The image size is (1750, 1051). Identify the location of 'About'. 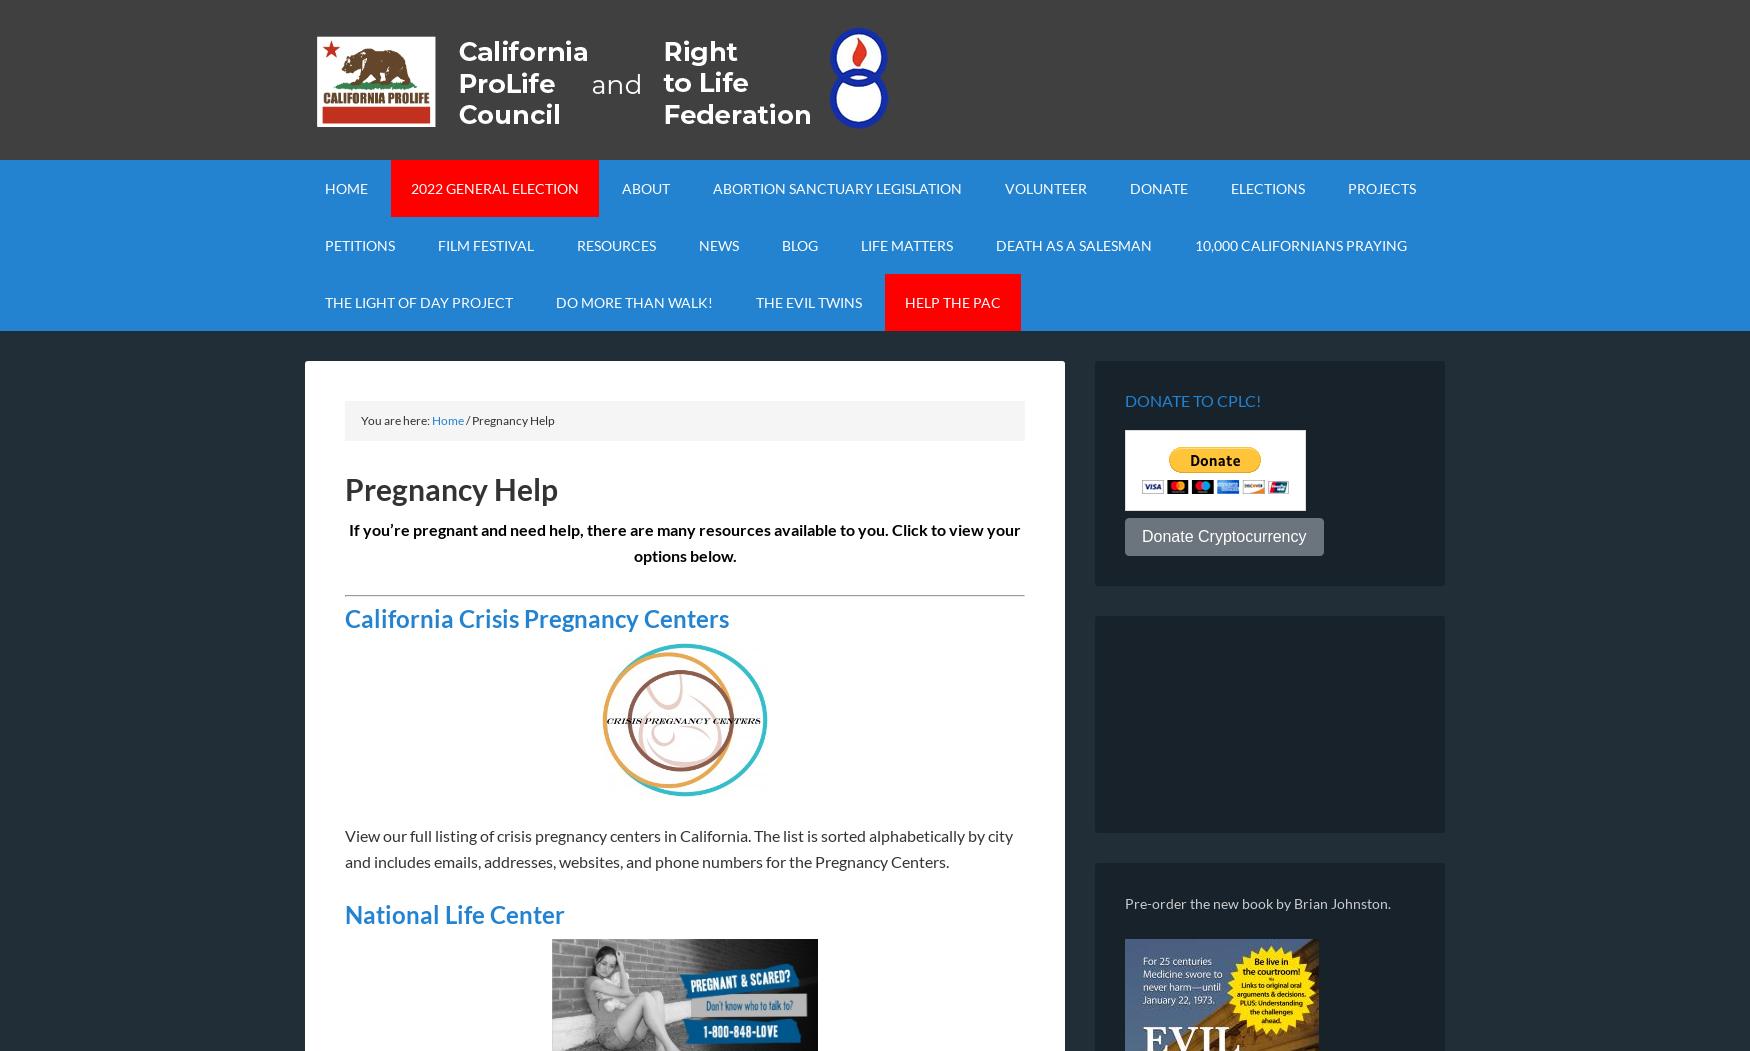
(644, 188).